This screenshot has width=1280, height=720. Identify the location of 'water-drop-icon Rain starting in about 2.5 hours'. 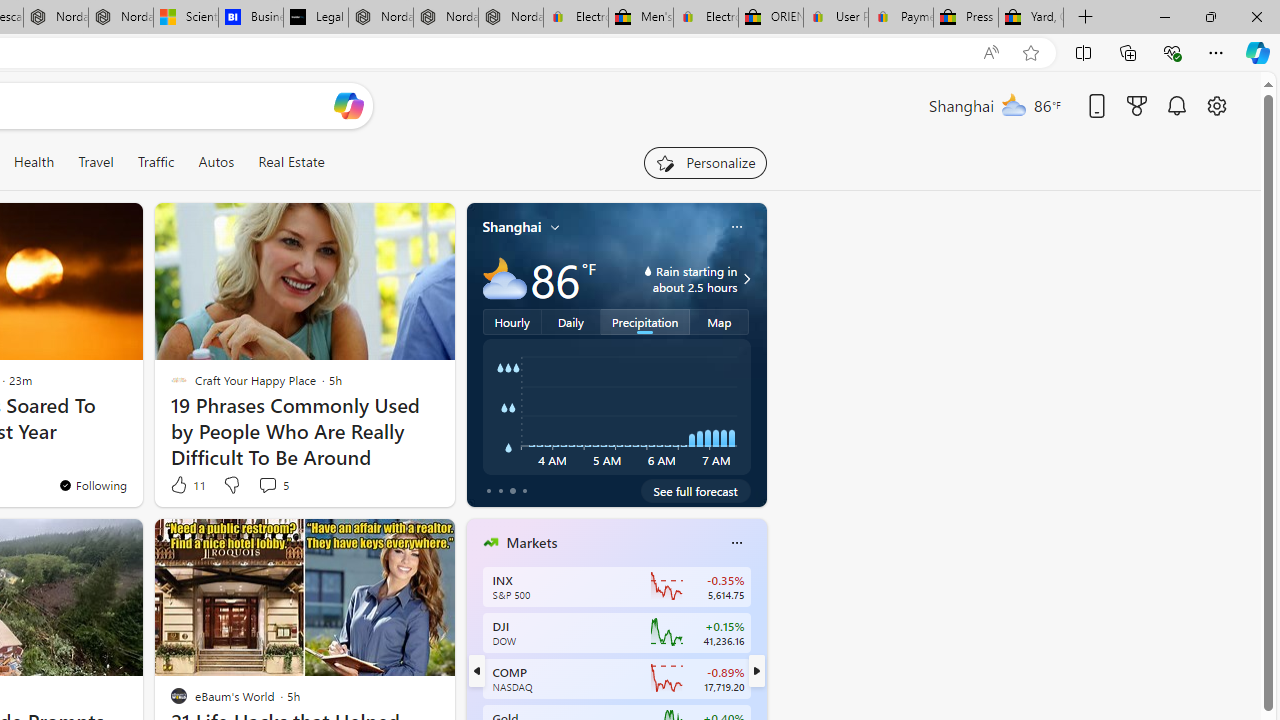
(674, 279).